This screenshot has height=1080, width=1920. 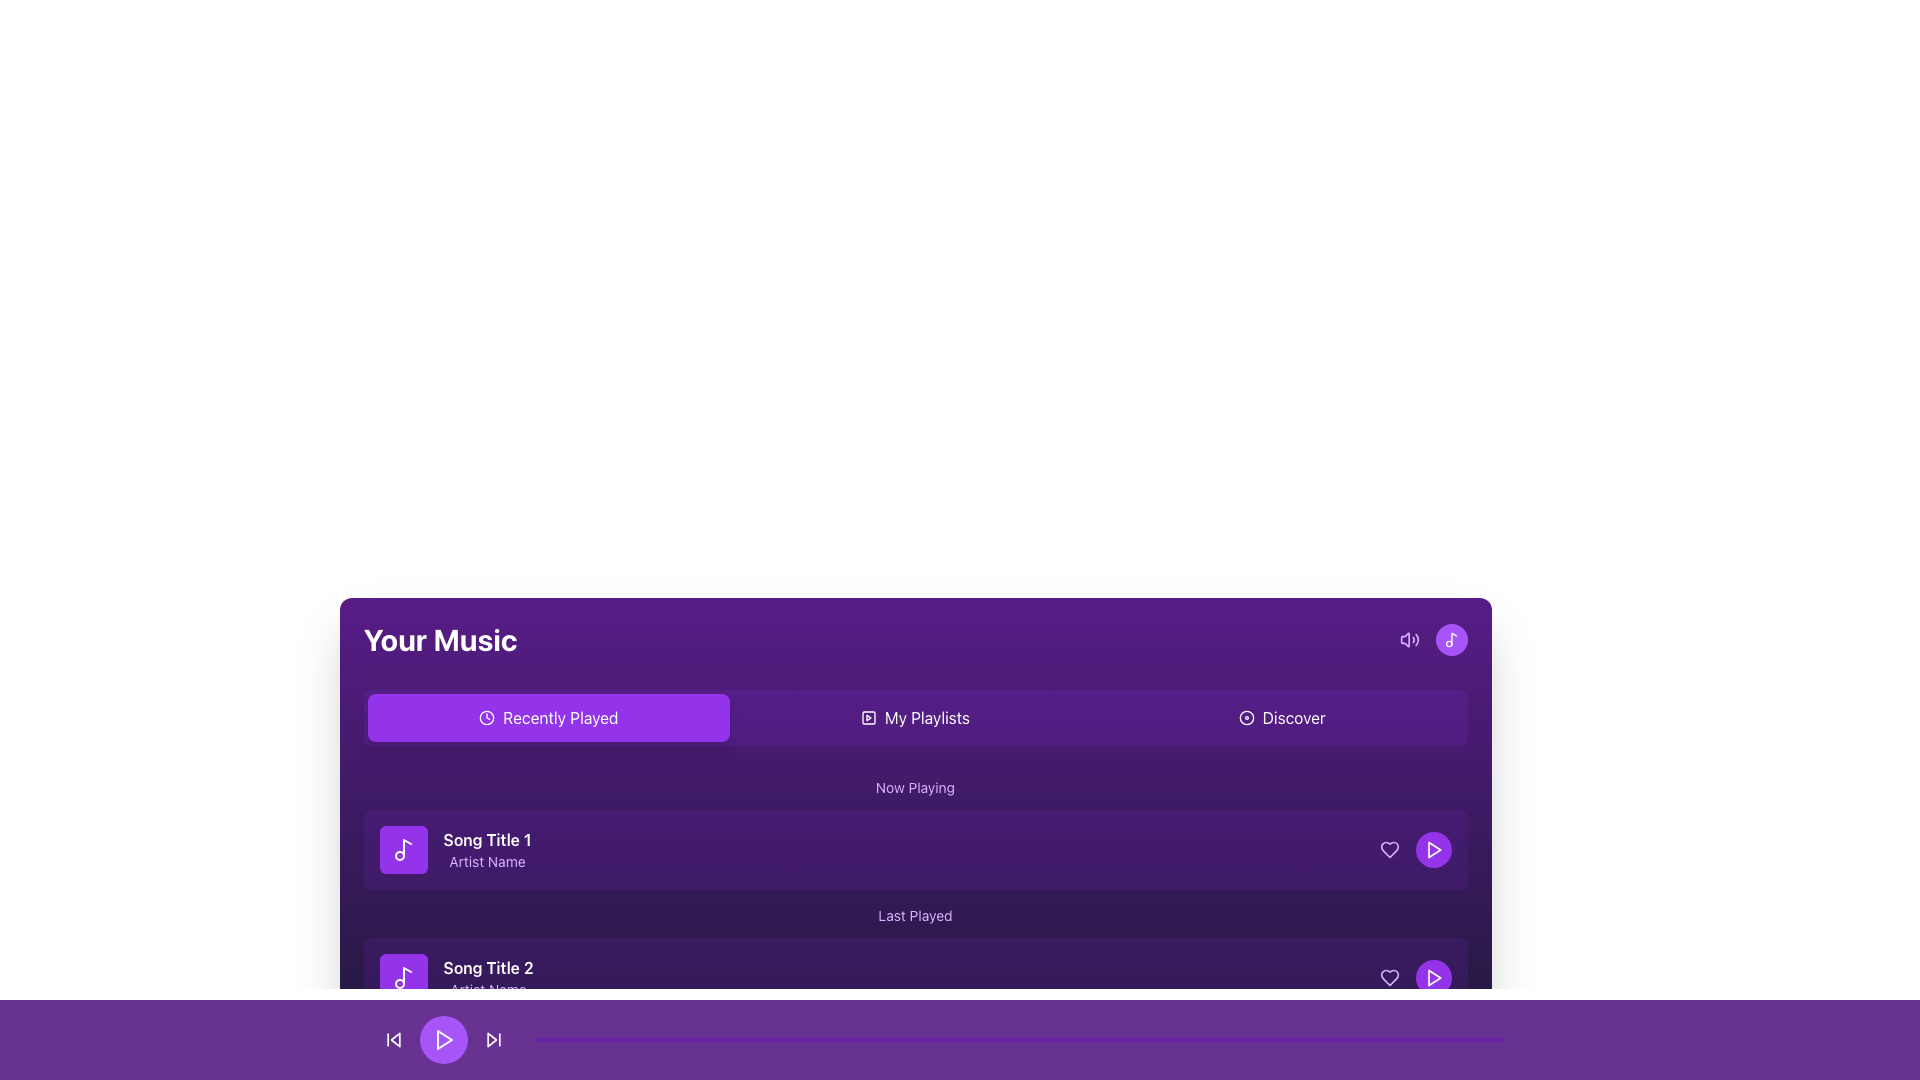 What do you see at coordinates (1388, 977) in the screenshot?
I see `the heart-shaped icon button with a purple outline to mark the song as favorite` at bounding box center [1388, 977].